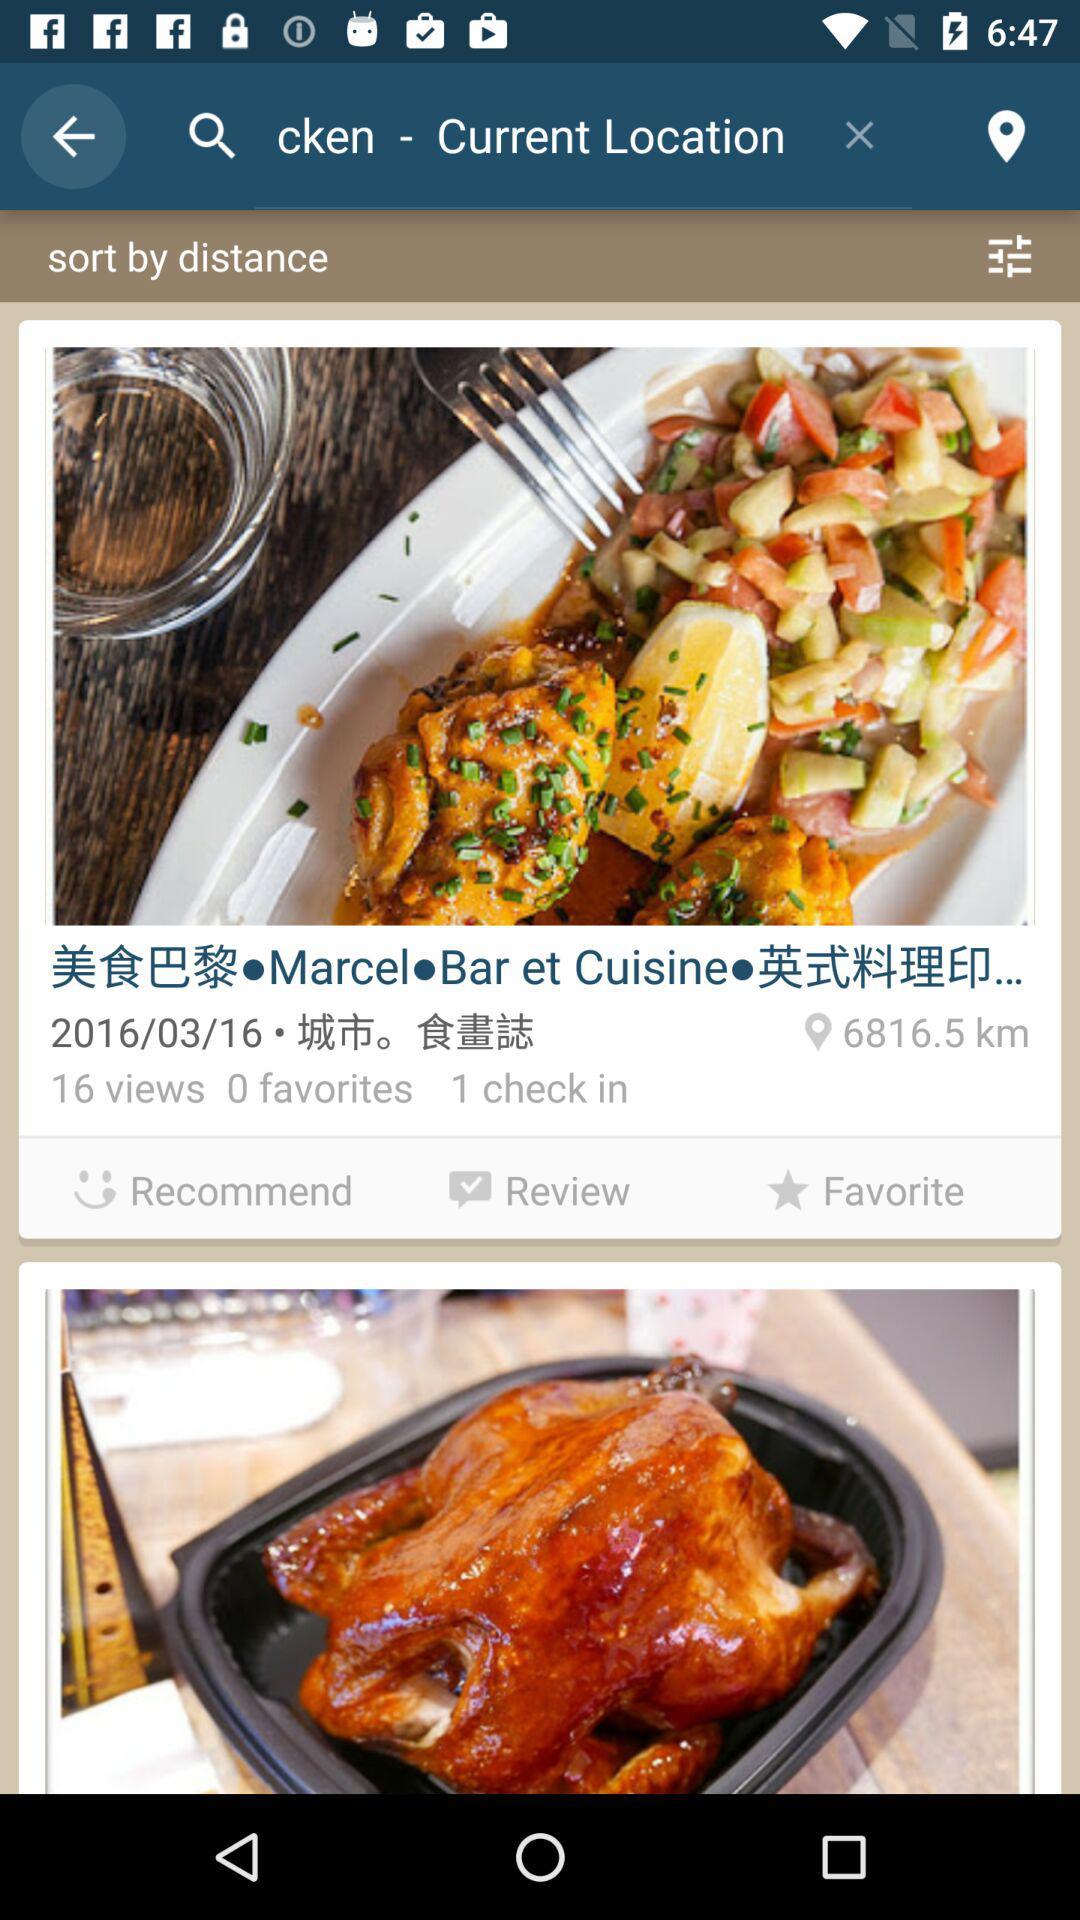  What do you see at coordinates (213, 1189) in the screenshot?
I see `the recommend icon` at bounding box center [213, 1189].